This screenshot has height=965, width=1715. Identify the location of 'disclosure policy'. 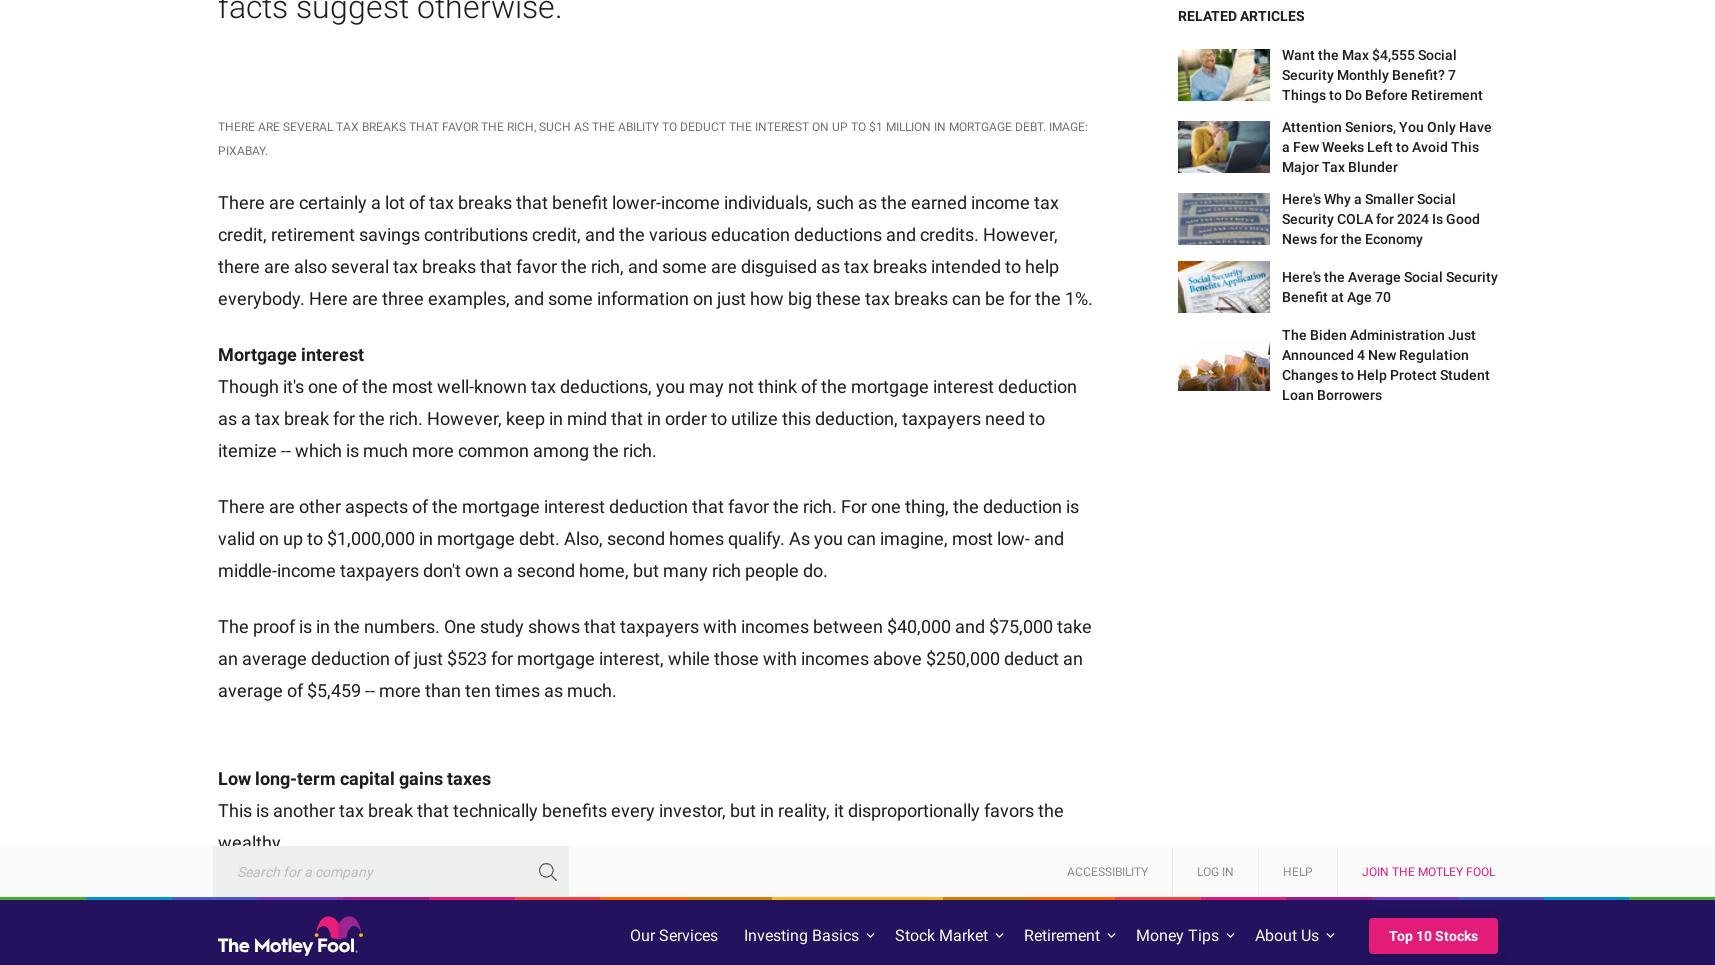
(260, 218).